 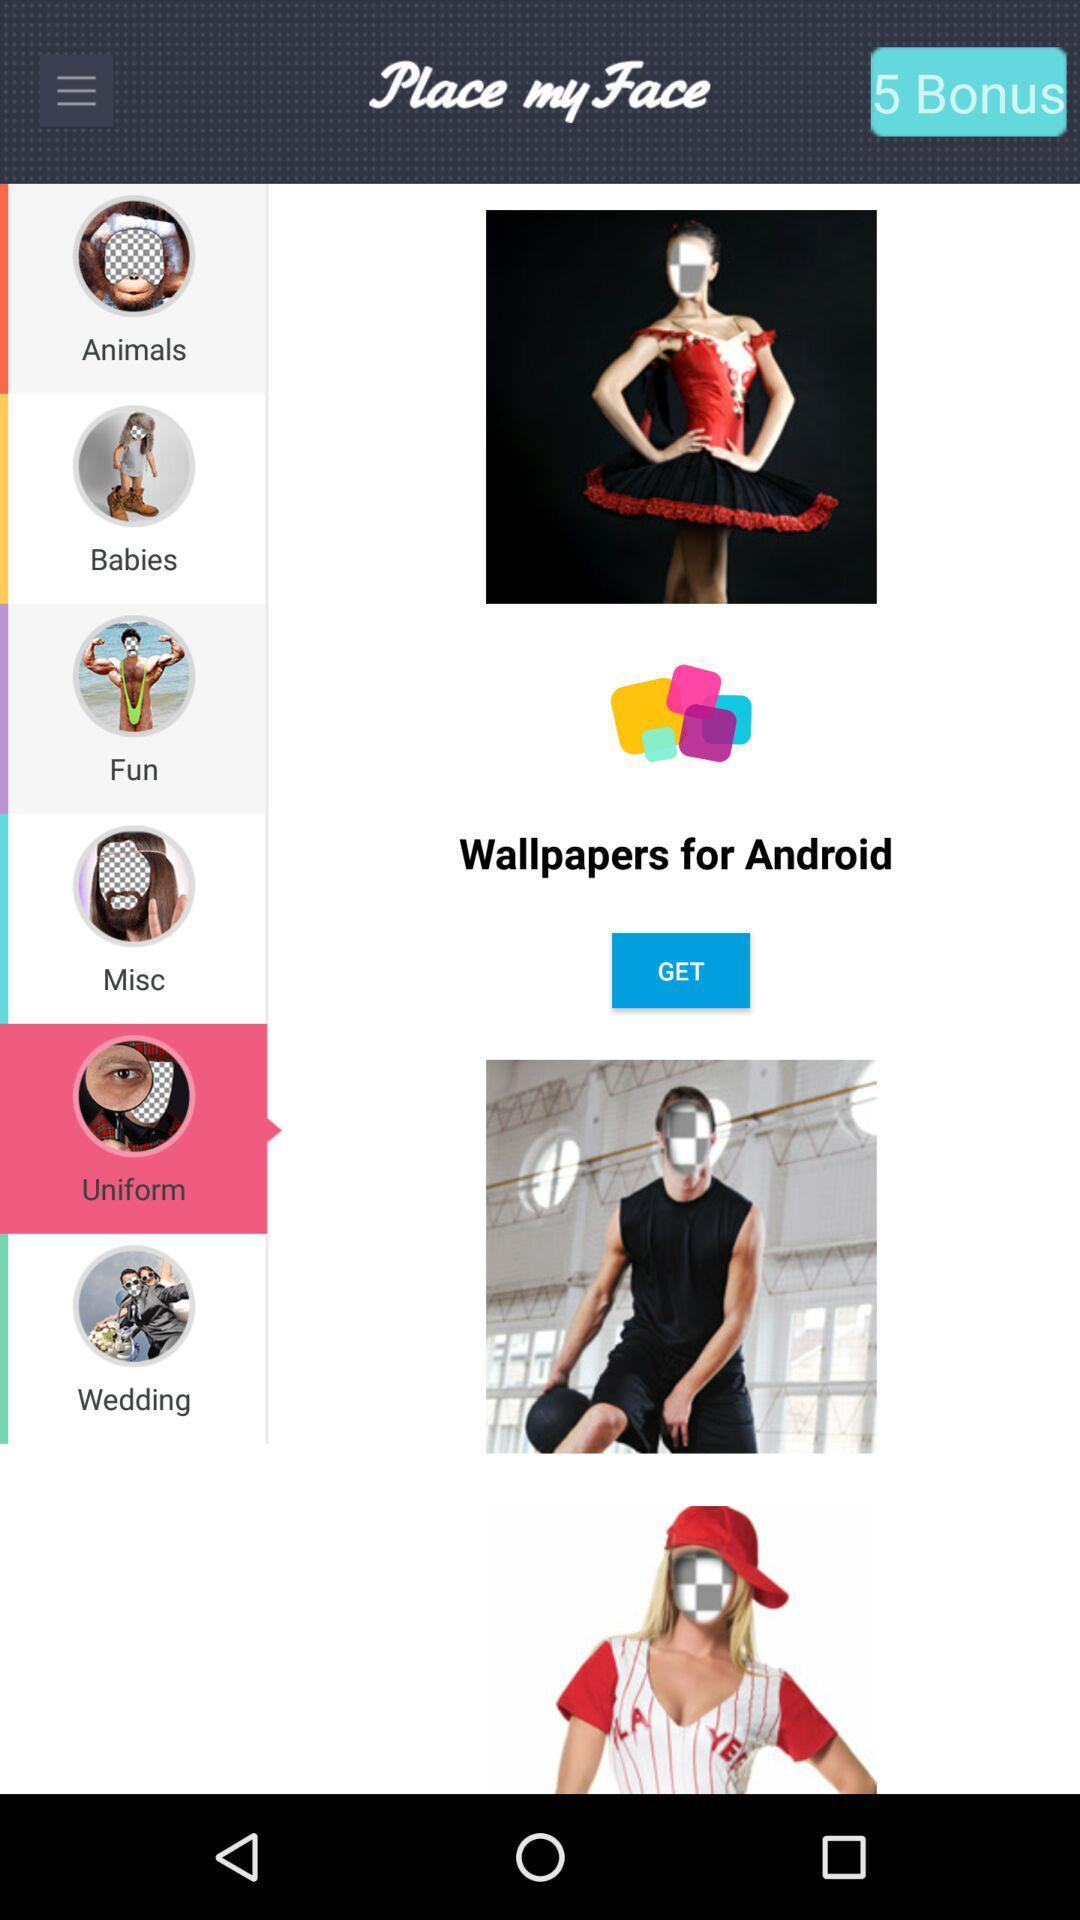 I want to click on misc symbol, so click(x=134, y=885).